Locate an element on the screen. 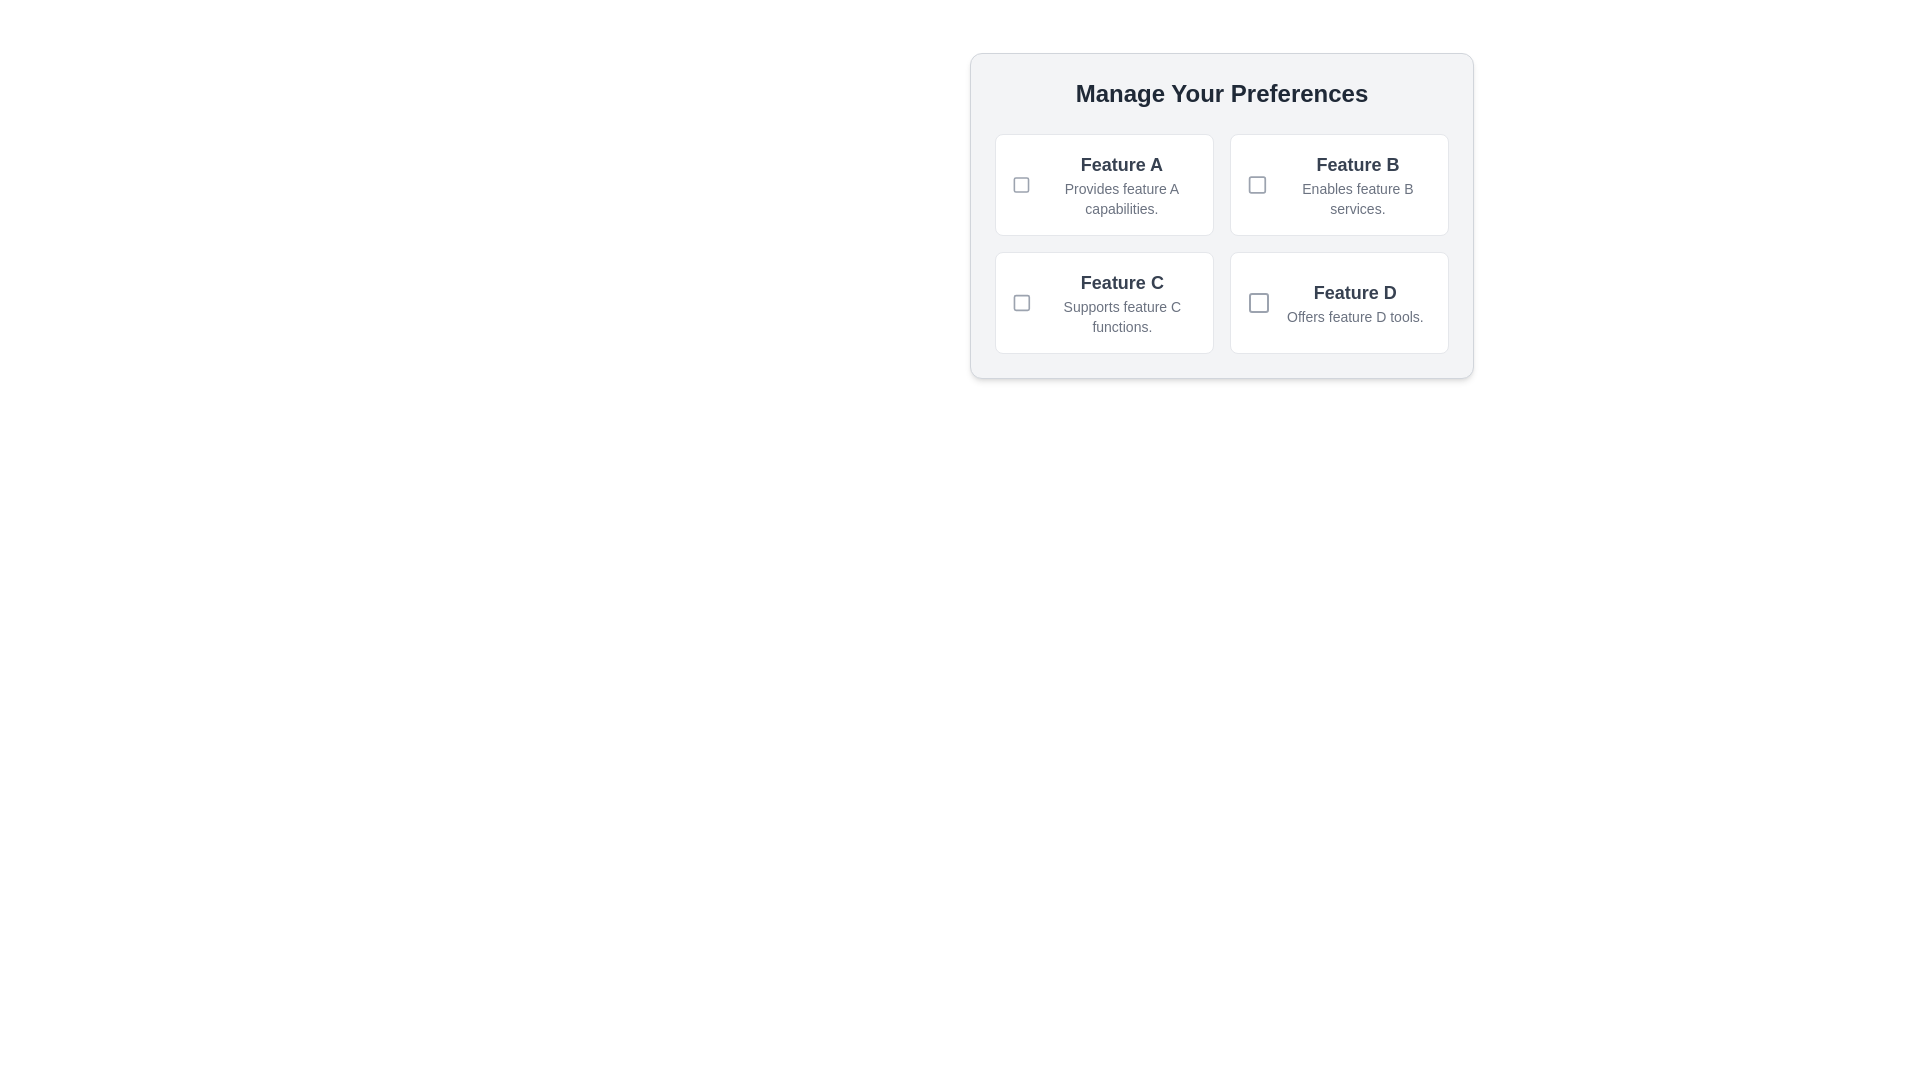  descriptive label for 'Feature B' located adjacent to the checkbox in the top right quadrant of the UI is located at coordinates (1358, 185).